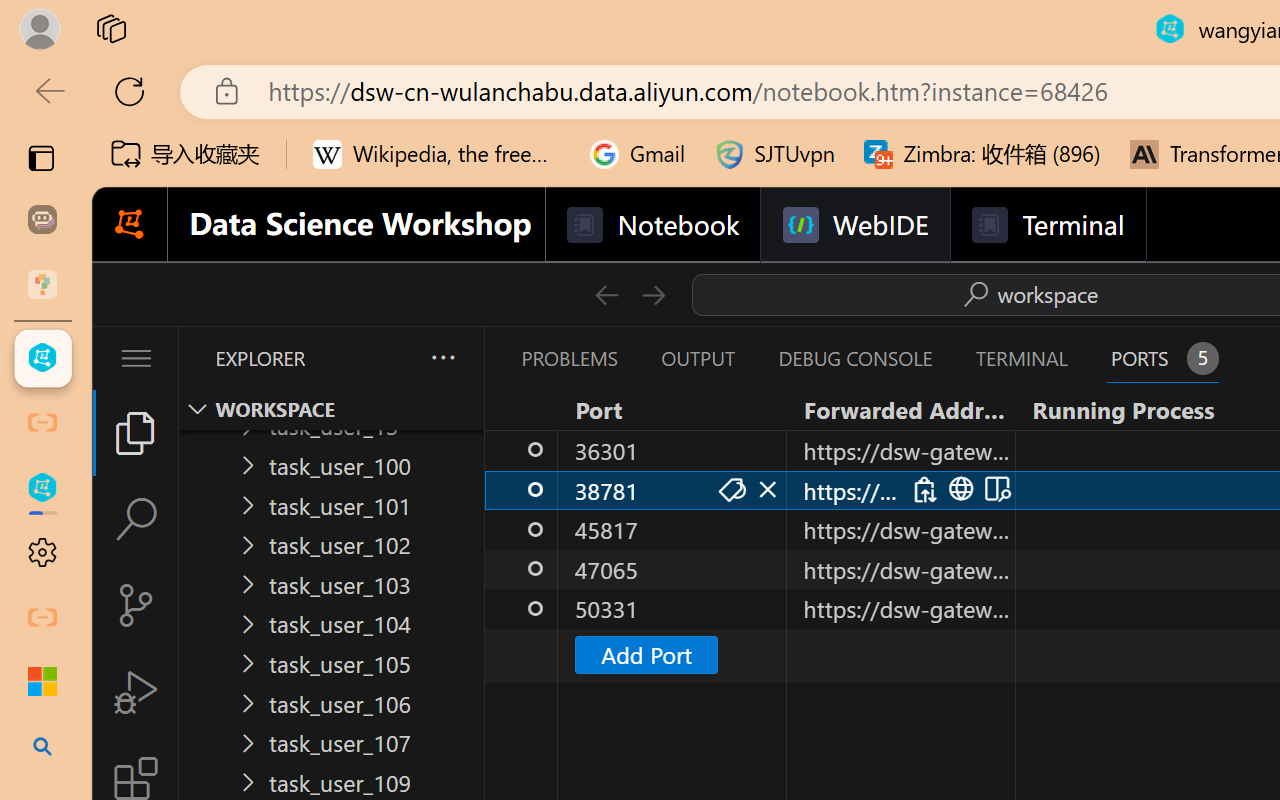 This screenshot has height=800, width=1280. I want to click on 'SJTUvpn', so click(773, 154).